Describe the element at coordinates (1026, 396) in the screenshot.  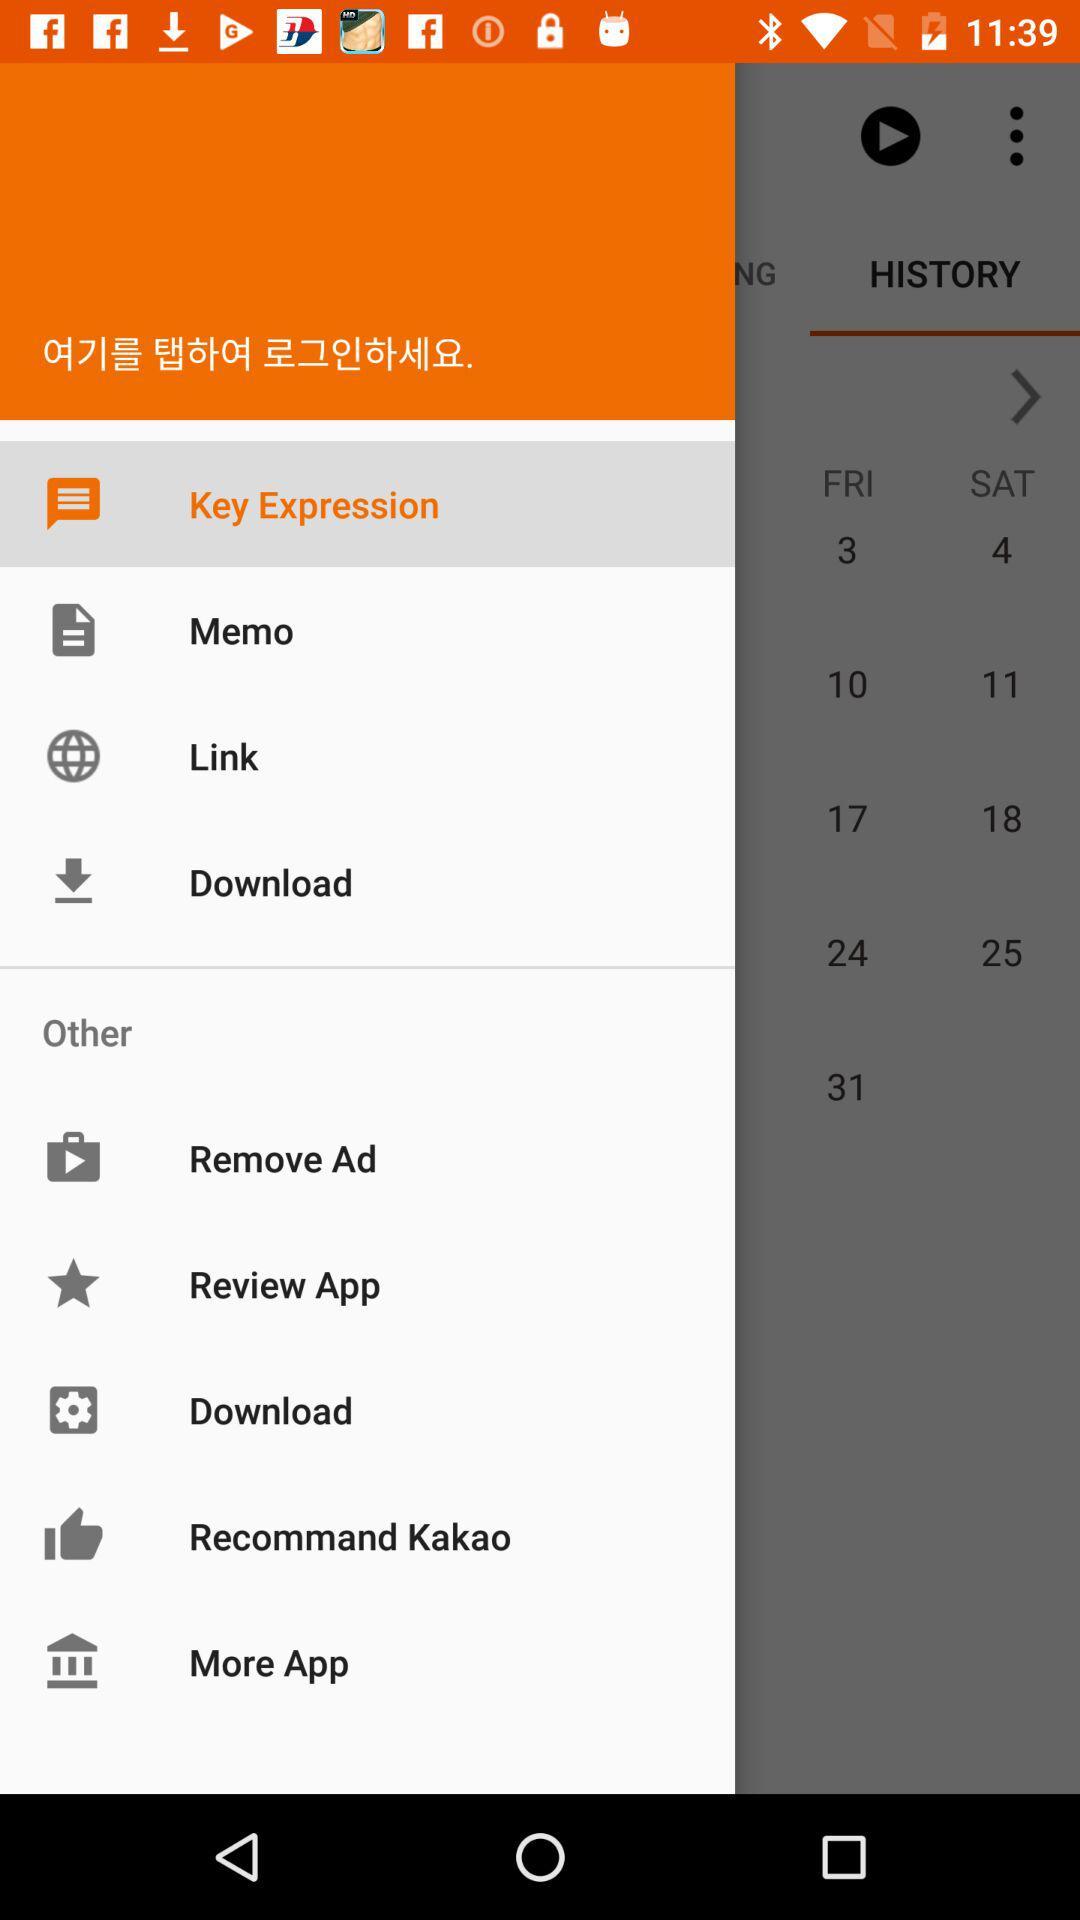
I see `the arrow_forward icon` at that location.